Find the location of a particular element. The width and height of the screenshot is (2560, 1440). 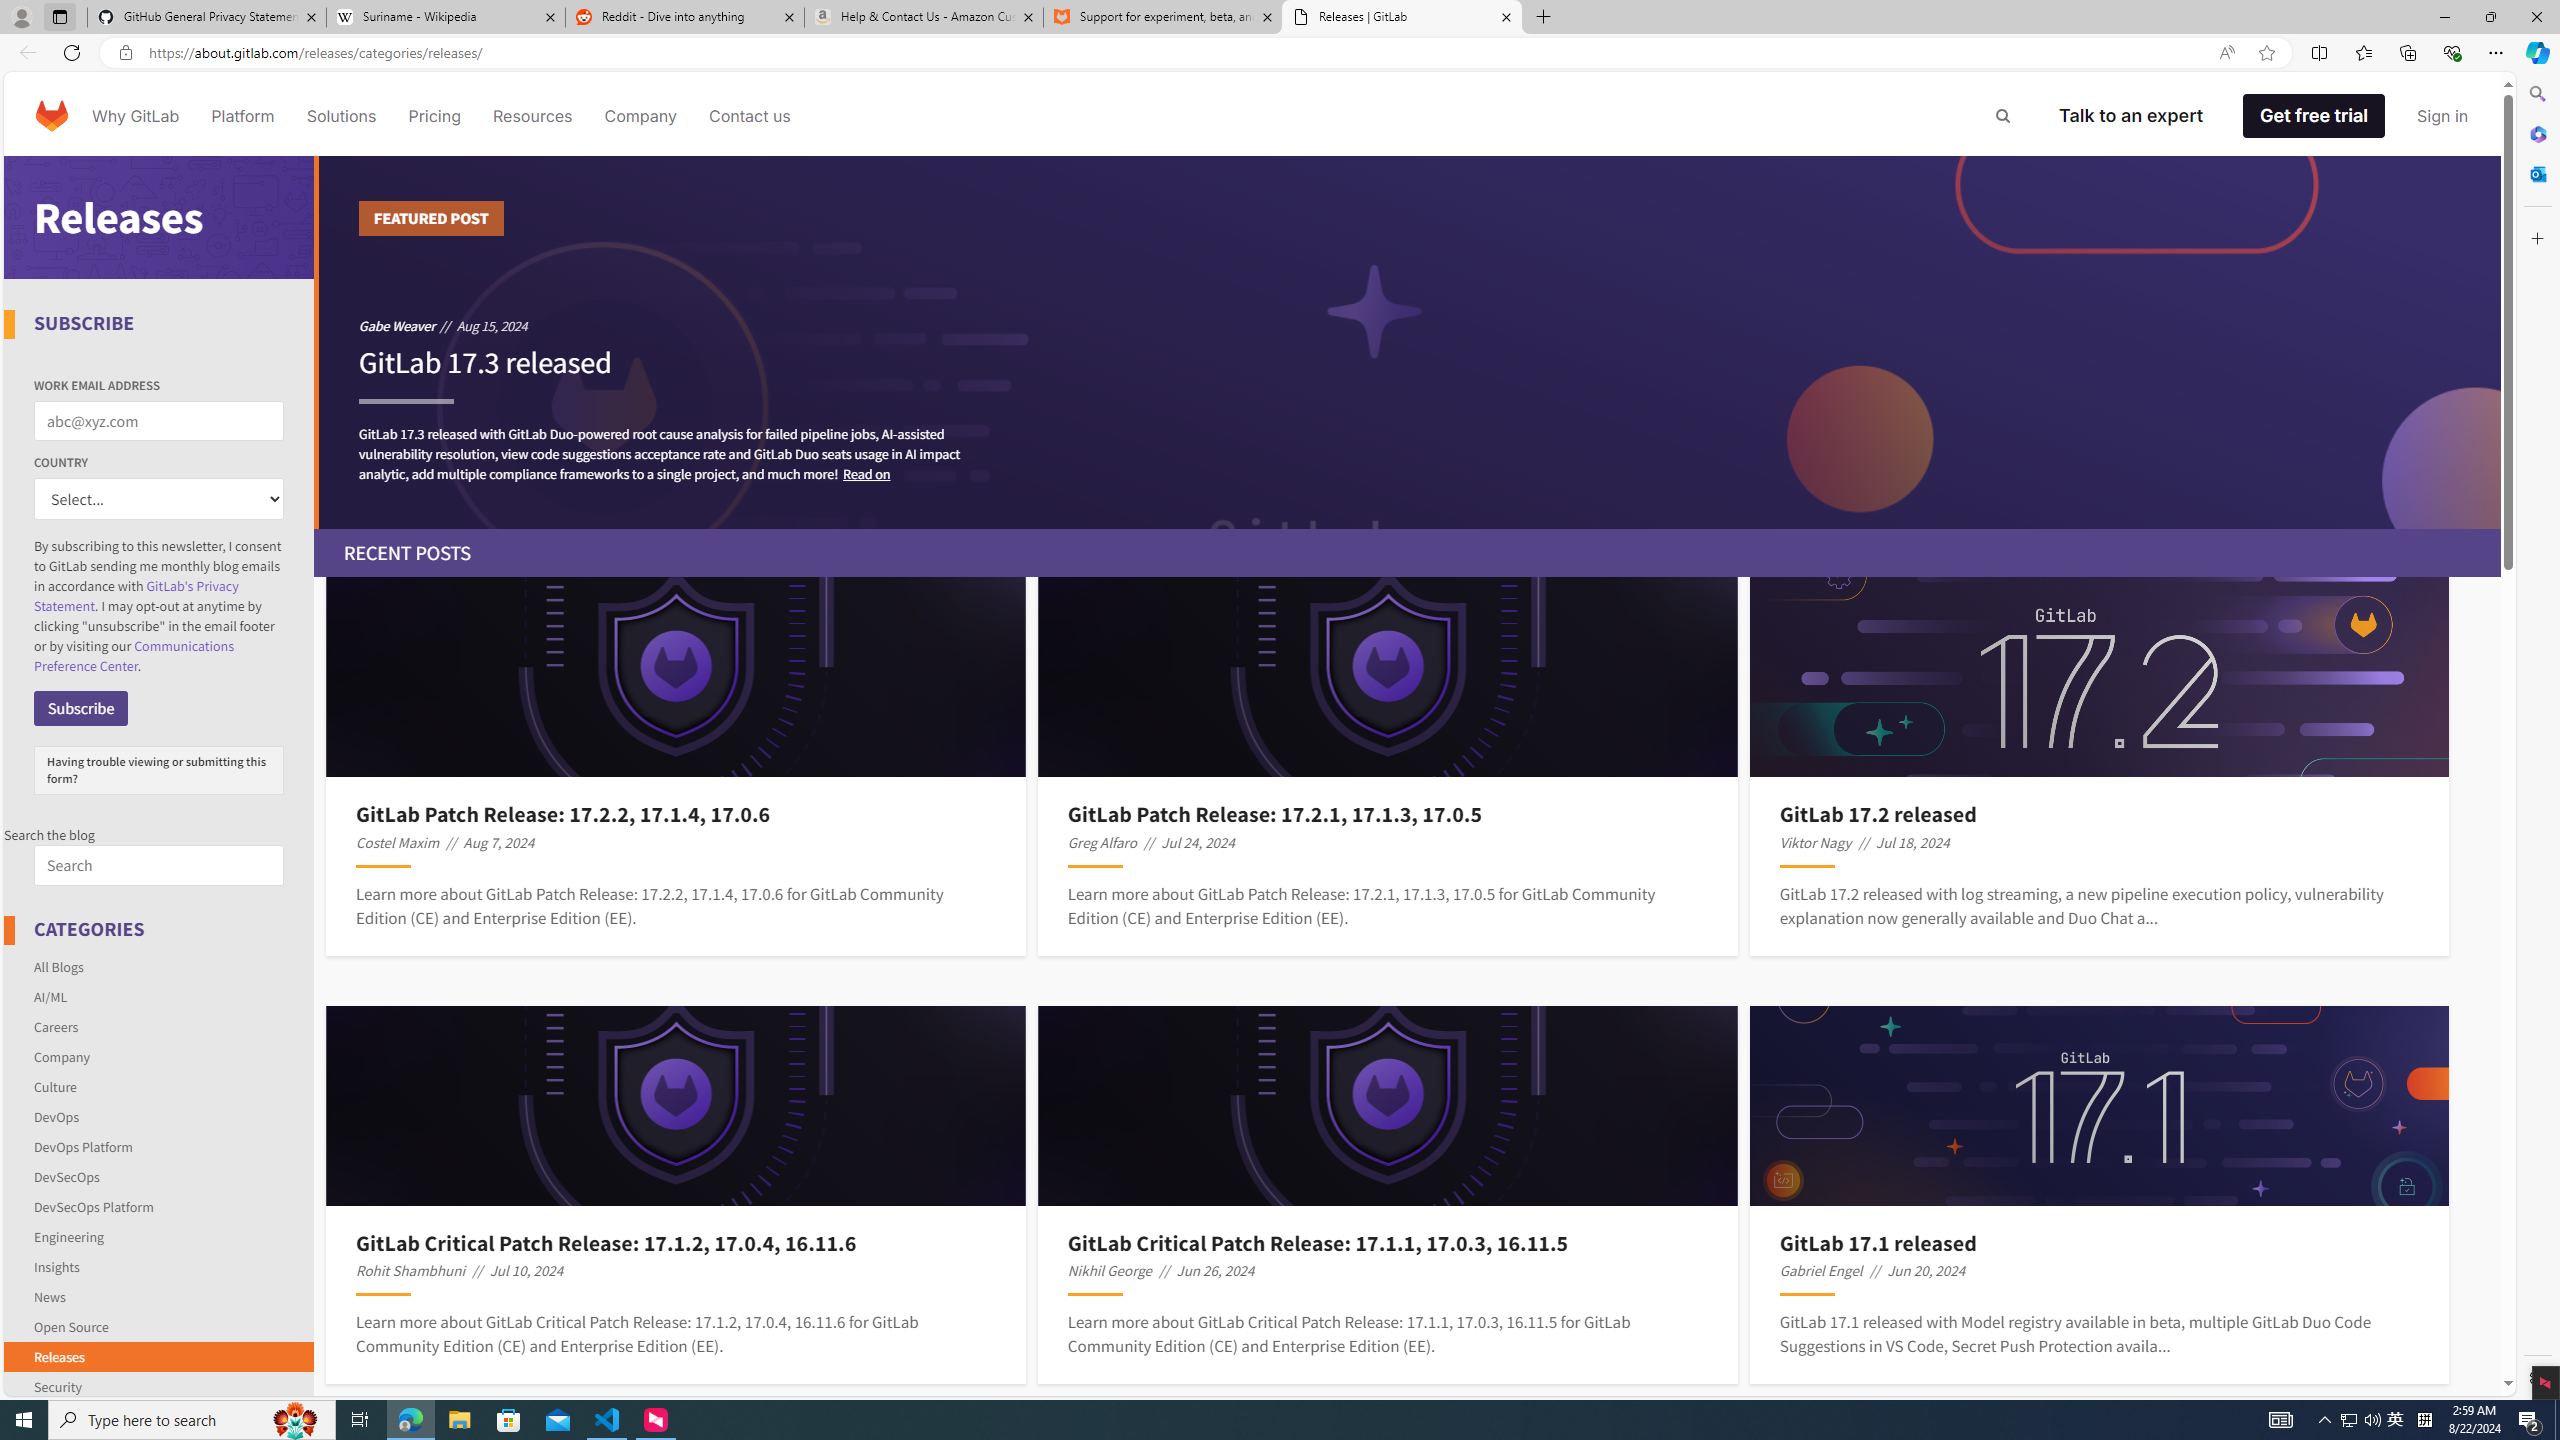

'Post Image' is located at coordinates (2099, 1104).